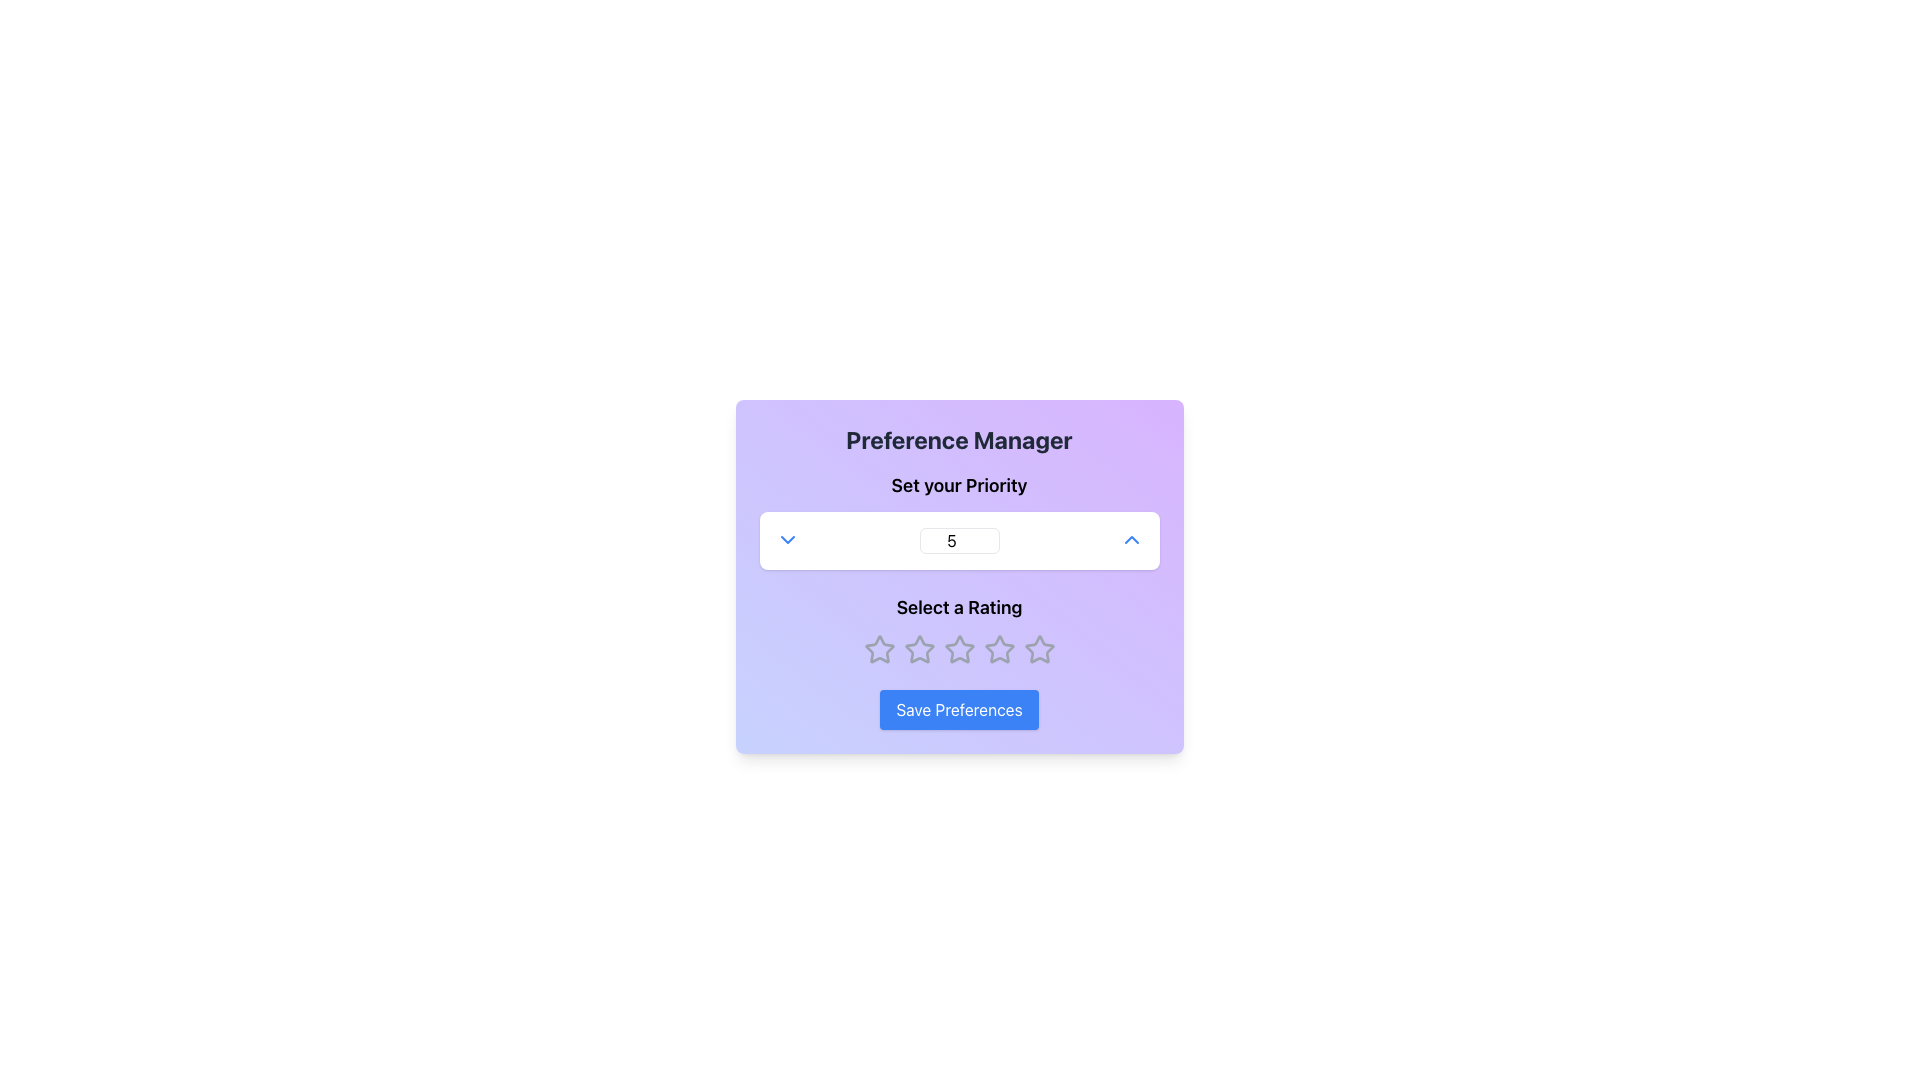 The width and height of the screenshot is (1920, 1080). What do you see at coordinates (879, 650) in the screenshot?
I see `the first star icon from the left in the row of six star icons` at bounding box center [879, 650].